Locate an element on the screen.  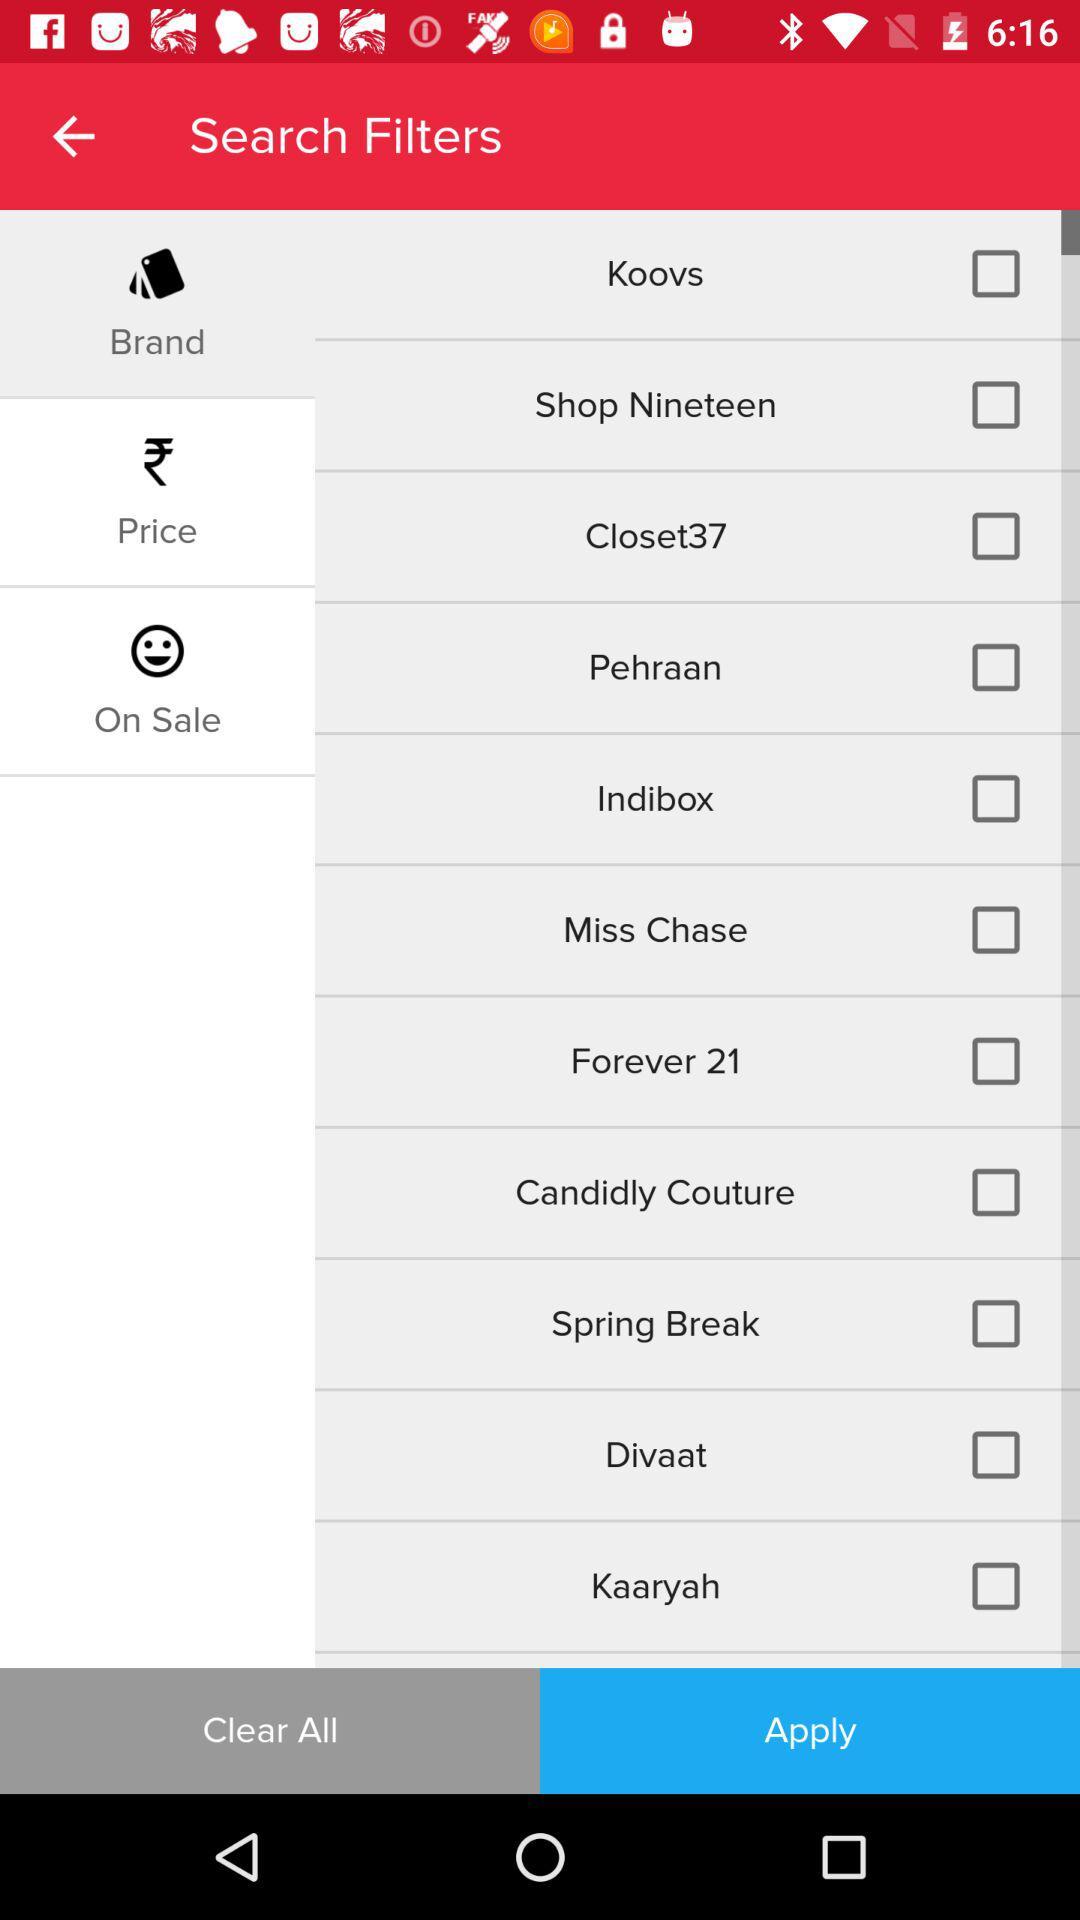
icon next to brand icon is located at coordinates (696, 273).